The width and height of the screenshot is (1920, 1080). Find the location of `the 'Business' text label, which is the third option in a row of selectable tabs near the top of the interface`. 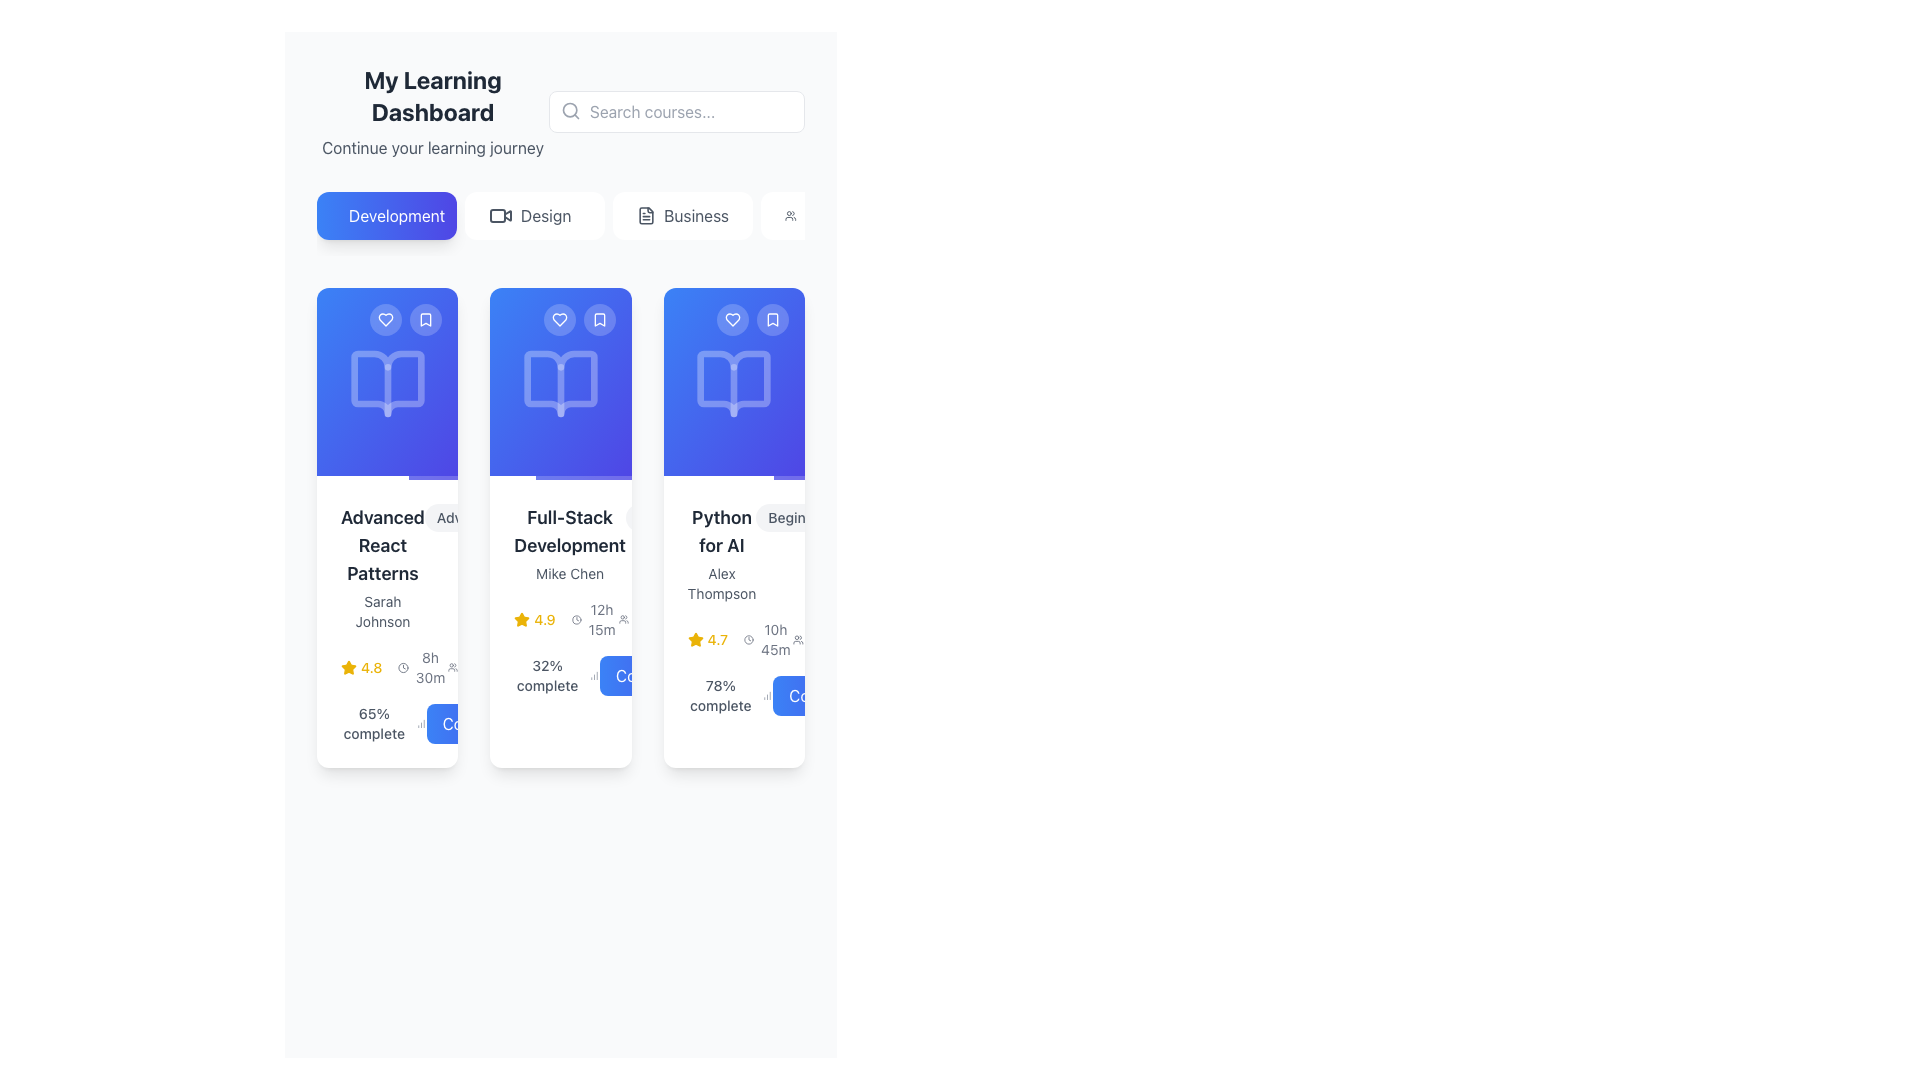

the 'Business' text label, which is the third option in a row of selectable tabs near the top of the interface is located at coordinates (696, 216).